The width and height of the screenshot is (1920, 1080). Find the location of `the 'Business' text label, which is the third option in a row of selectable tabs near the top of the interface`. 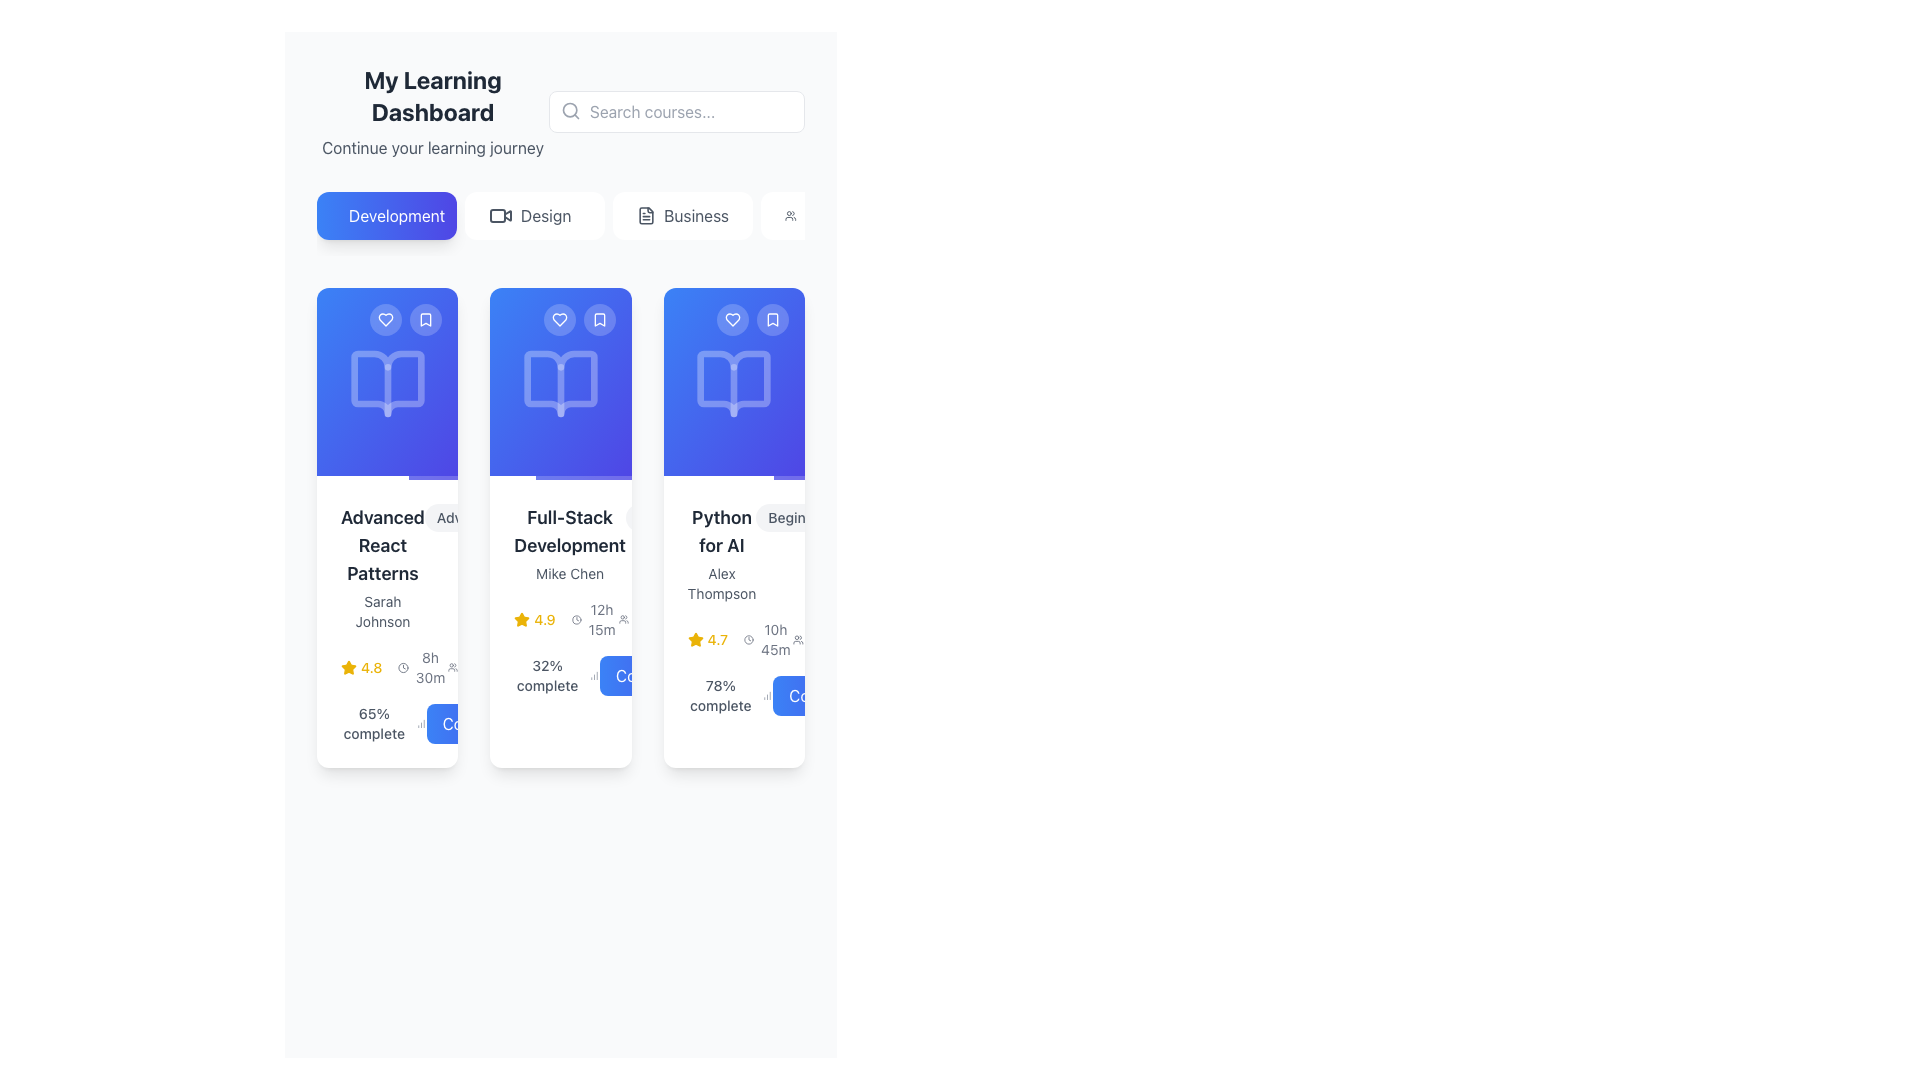

the 'Business' text label, which is the third option in a row of selectable tabs near the top of the interface is located at coordinates (696, 216).